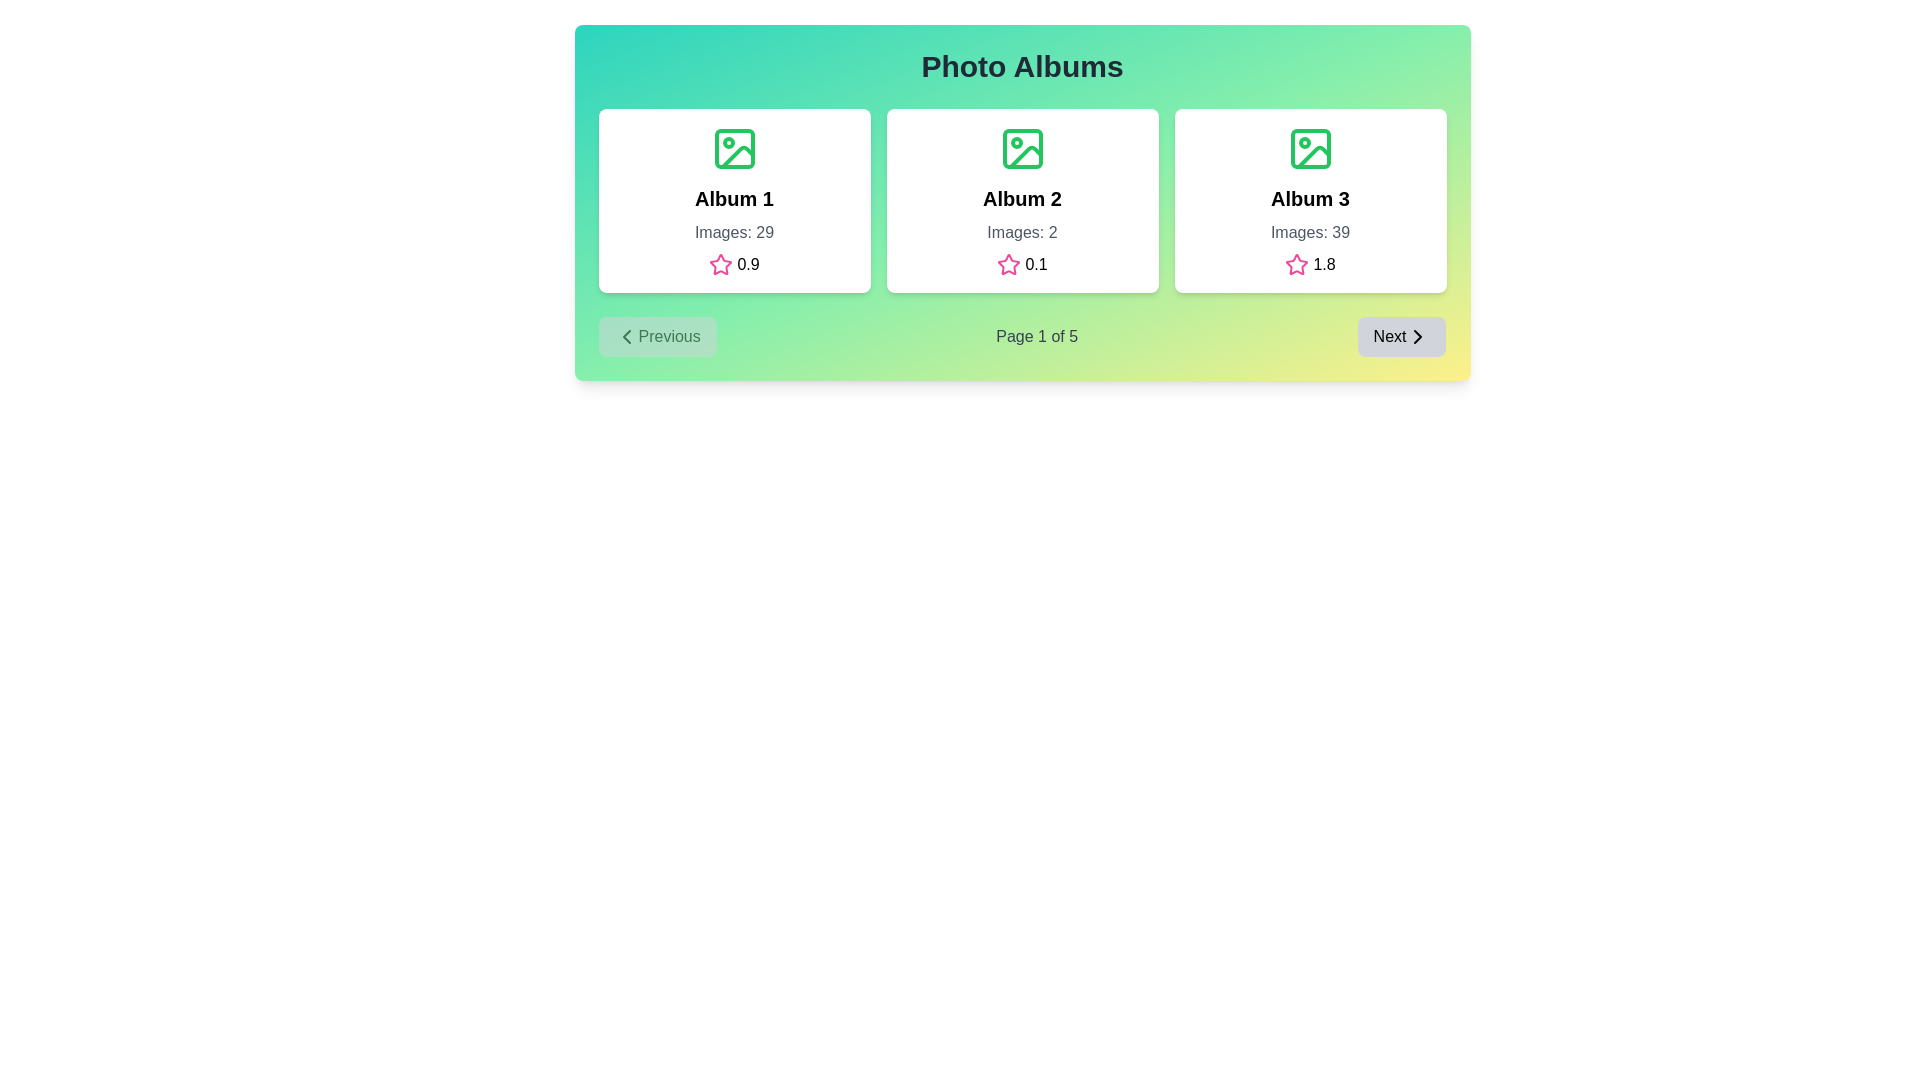 This screenshot has width=1920, height=1080. Describe the element at coordinates (720, 264) in the screenshot. I see `the rating icon located within the first album card under the 'Photo Albums' heading, positioned below the 'Images: 29' label` at that location.